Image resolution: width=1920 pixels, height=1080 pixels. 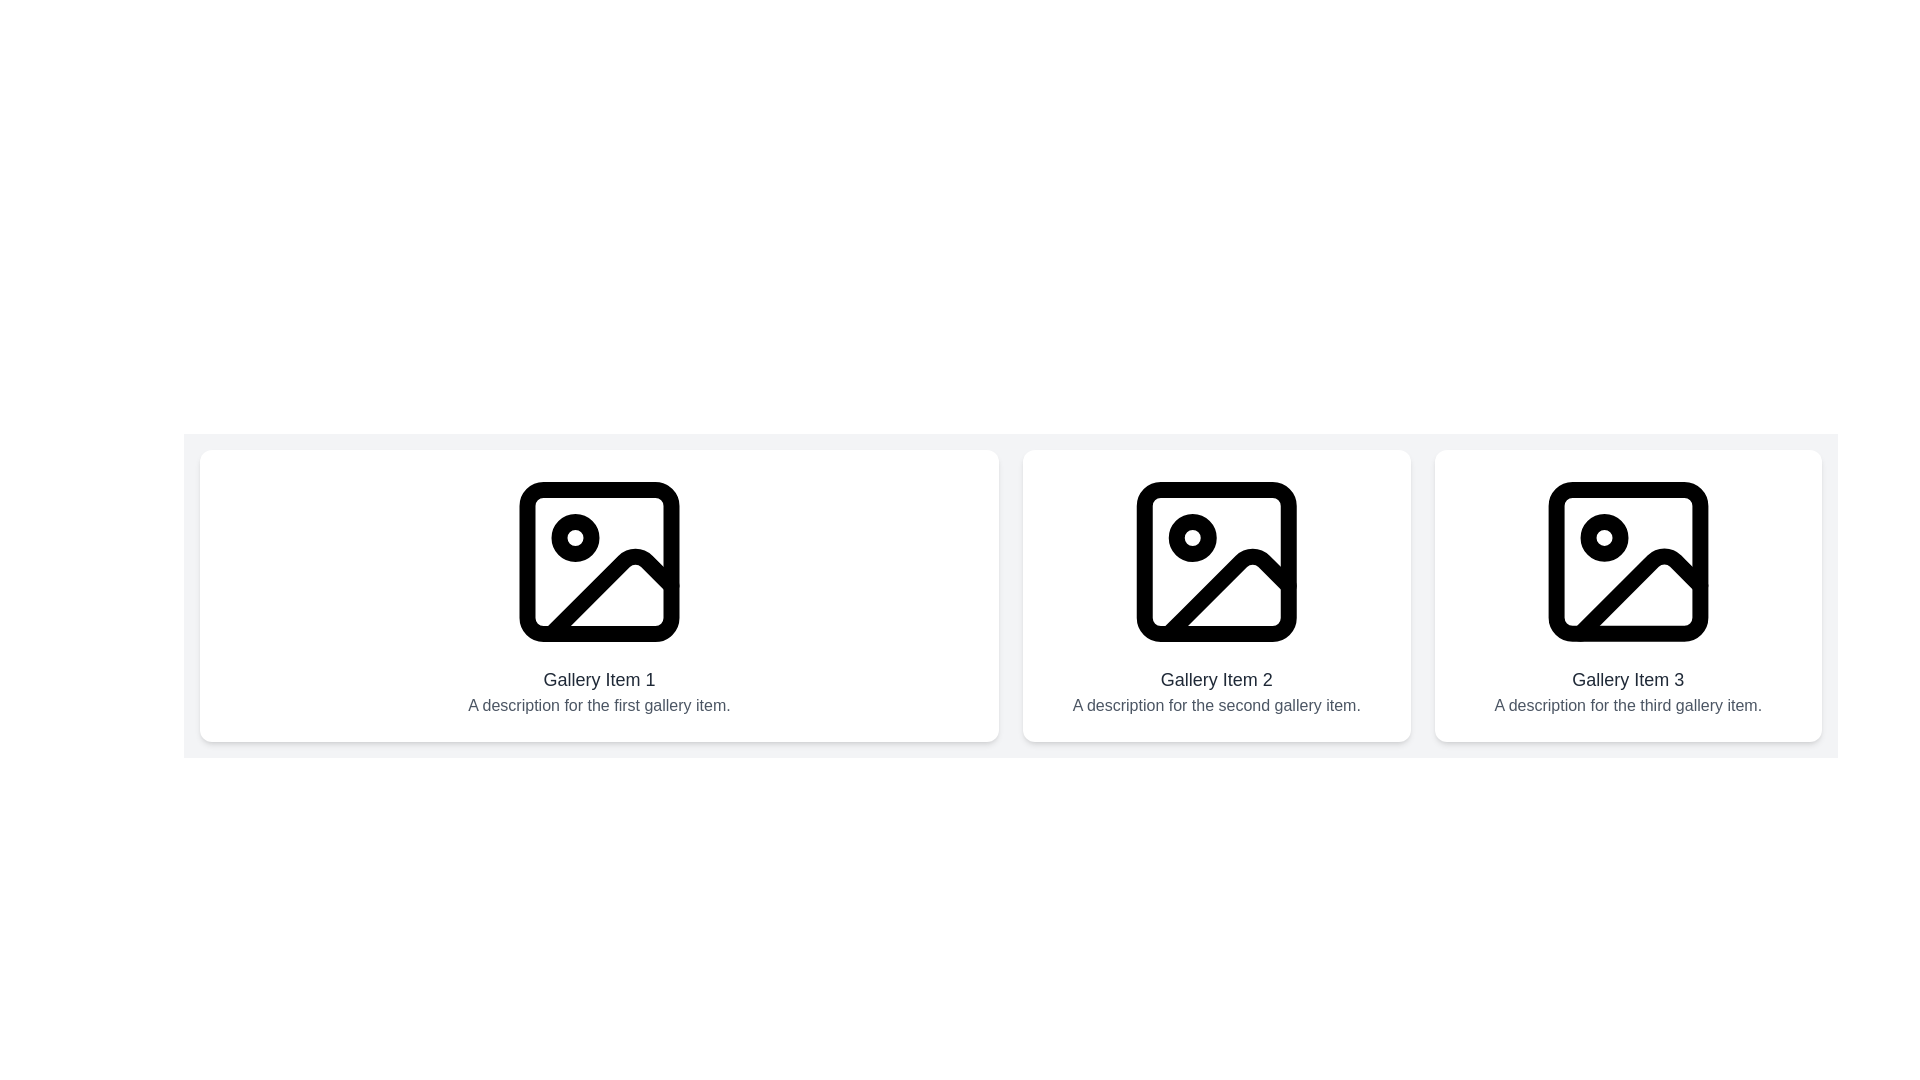 What do you see at coordinates (1215, 562) in the screenshot?
I see `properties of the small rounded rectangle located at the top-left corner of the gallery icon in the second card labeled 'Gallery Item 2'` at bounding box center [1215, 562].